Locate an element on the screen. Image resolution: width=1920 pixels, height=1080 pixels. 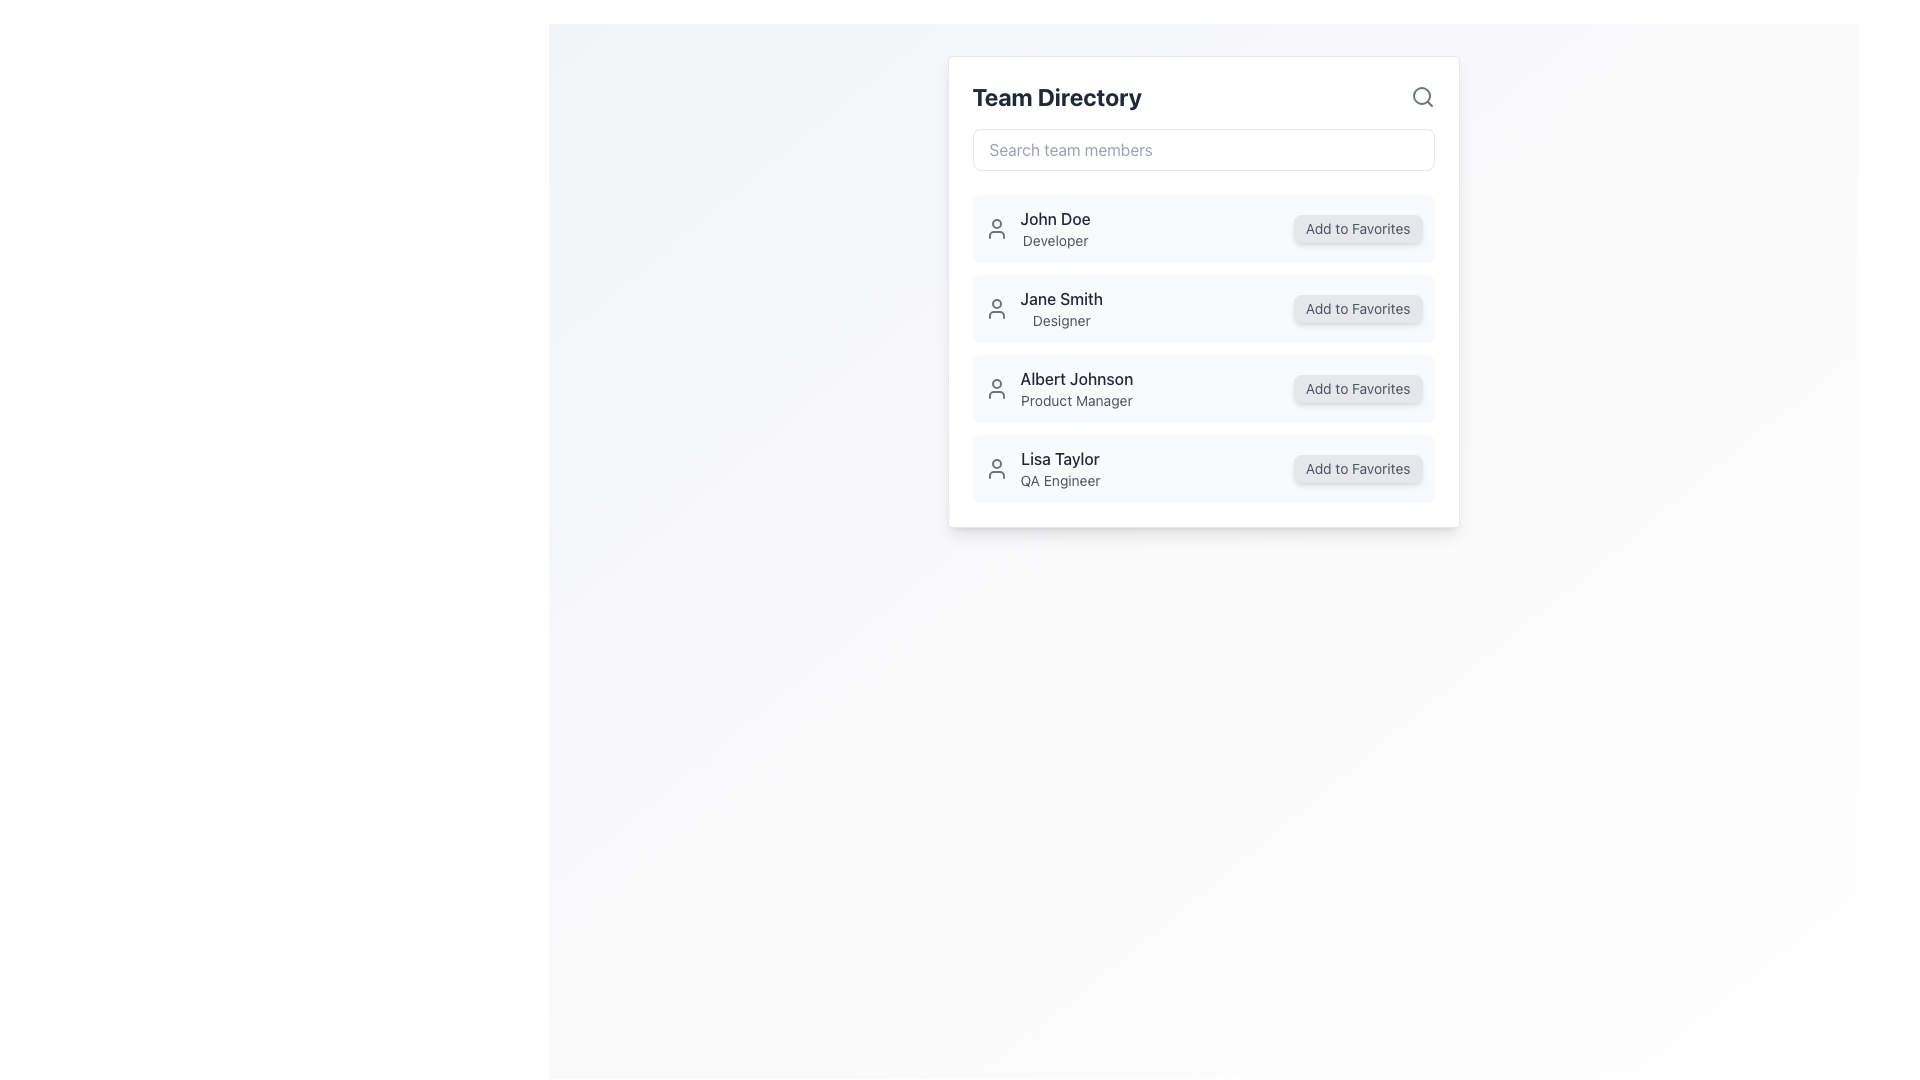
the button located in the second row of the team members list, to the far right of 'Jane Smith' profile, to mark her profile as a favorite is located at coordinates (1358, 308).